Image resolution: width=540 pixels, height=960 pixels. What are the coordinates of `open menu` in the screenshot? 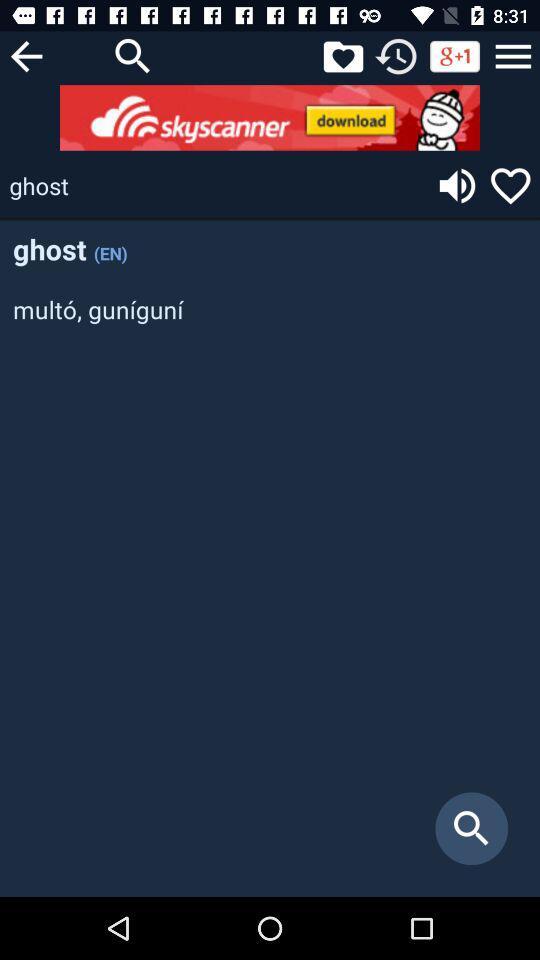 It's located at (513, 55).